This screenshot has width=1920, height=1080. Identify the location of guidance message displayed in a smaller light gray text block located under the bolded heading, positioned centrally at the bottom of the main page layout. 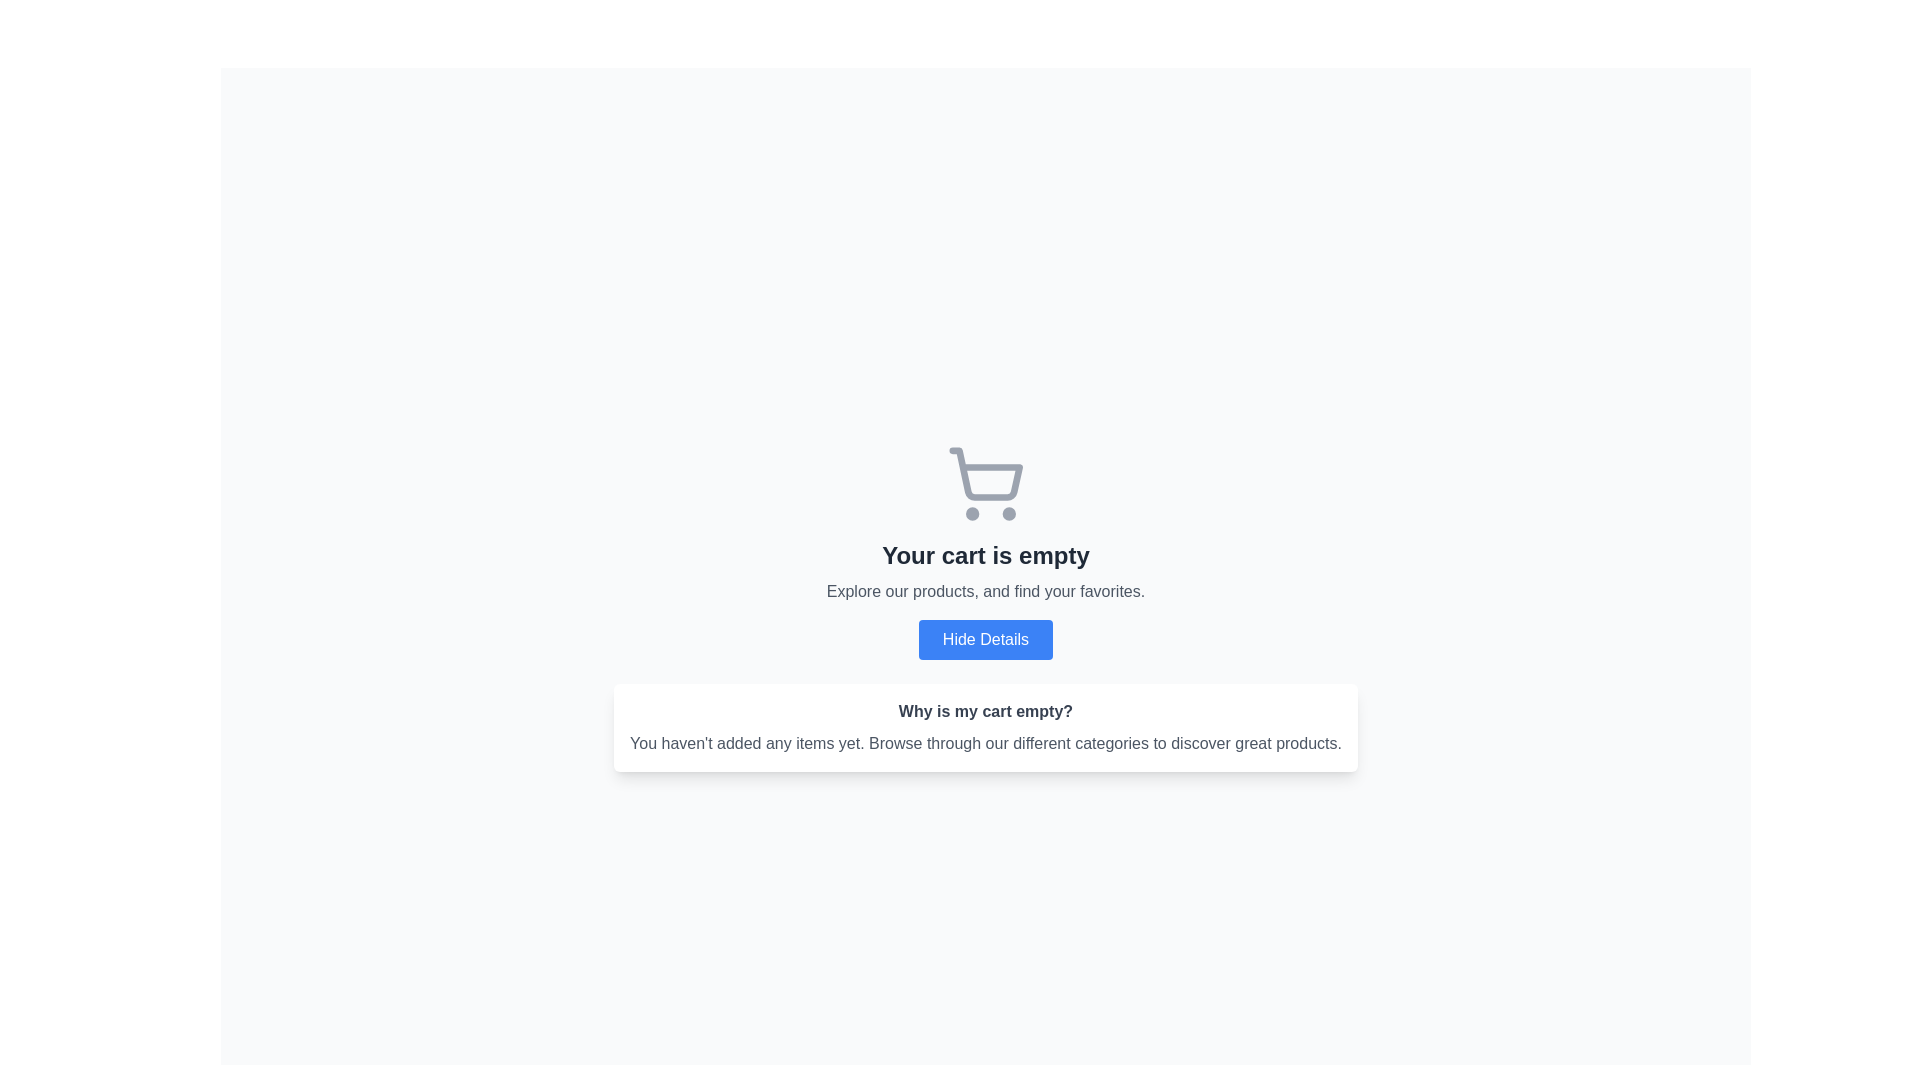
(985, 744).